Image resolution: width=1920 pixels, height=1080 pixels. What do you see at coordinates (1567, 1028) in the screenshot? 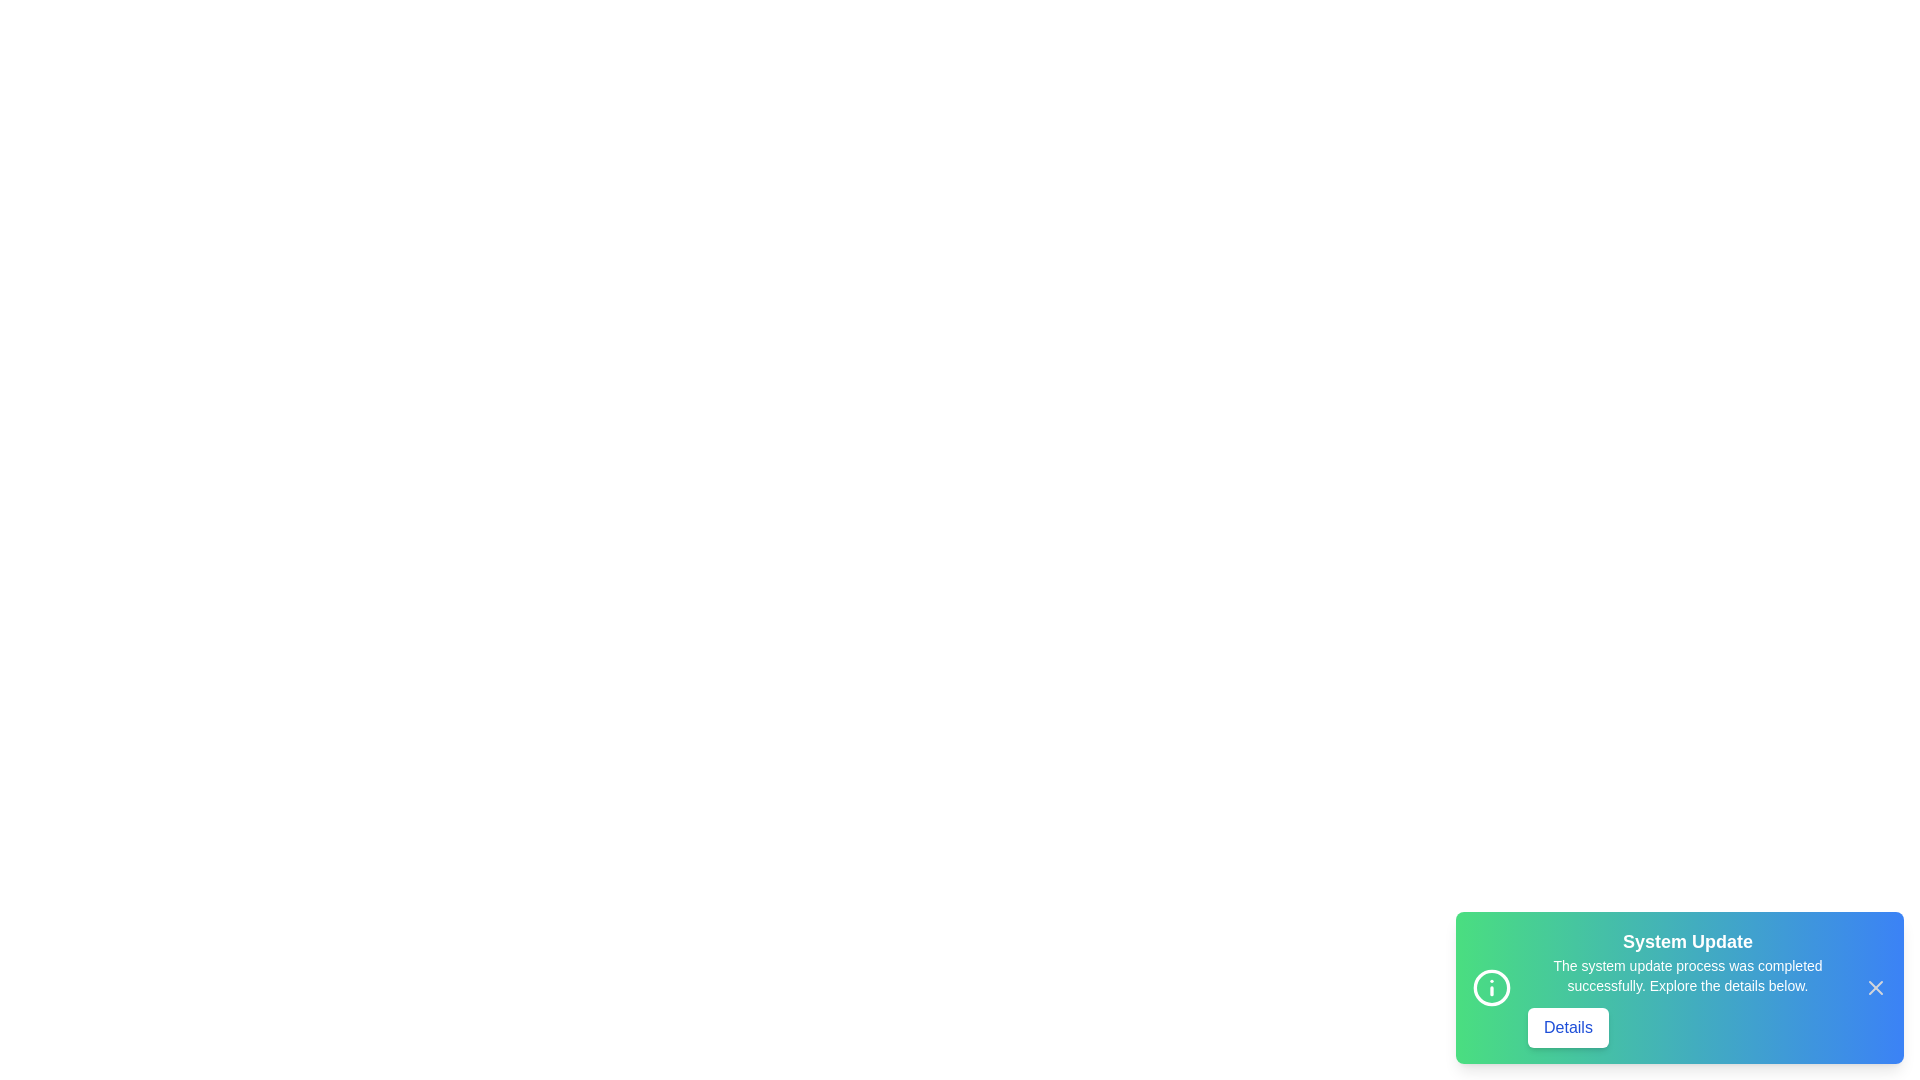
I see `the 'Details' button to observe the hover effect` at bounding box center [1567, 1028].